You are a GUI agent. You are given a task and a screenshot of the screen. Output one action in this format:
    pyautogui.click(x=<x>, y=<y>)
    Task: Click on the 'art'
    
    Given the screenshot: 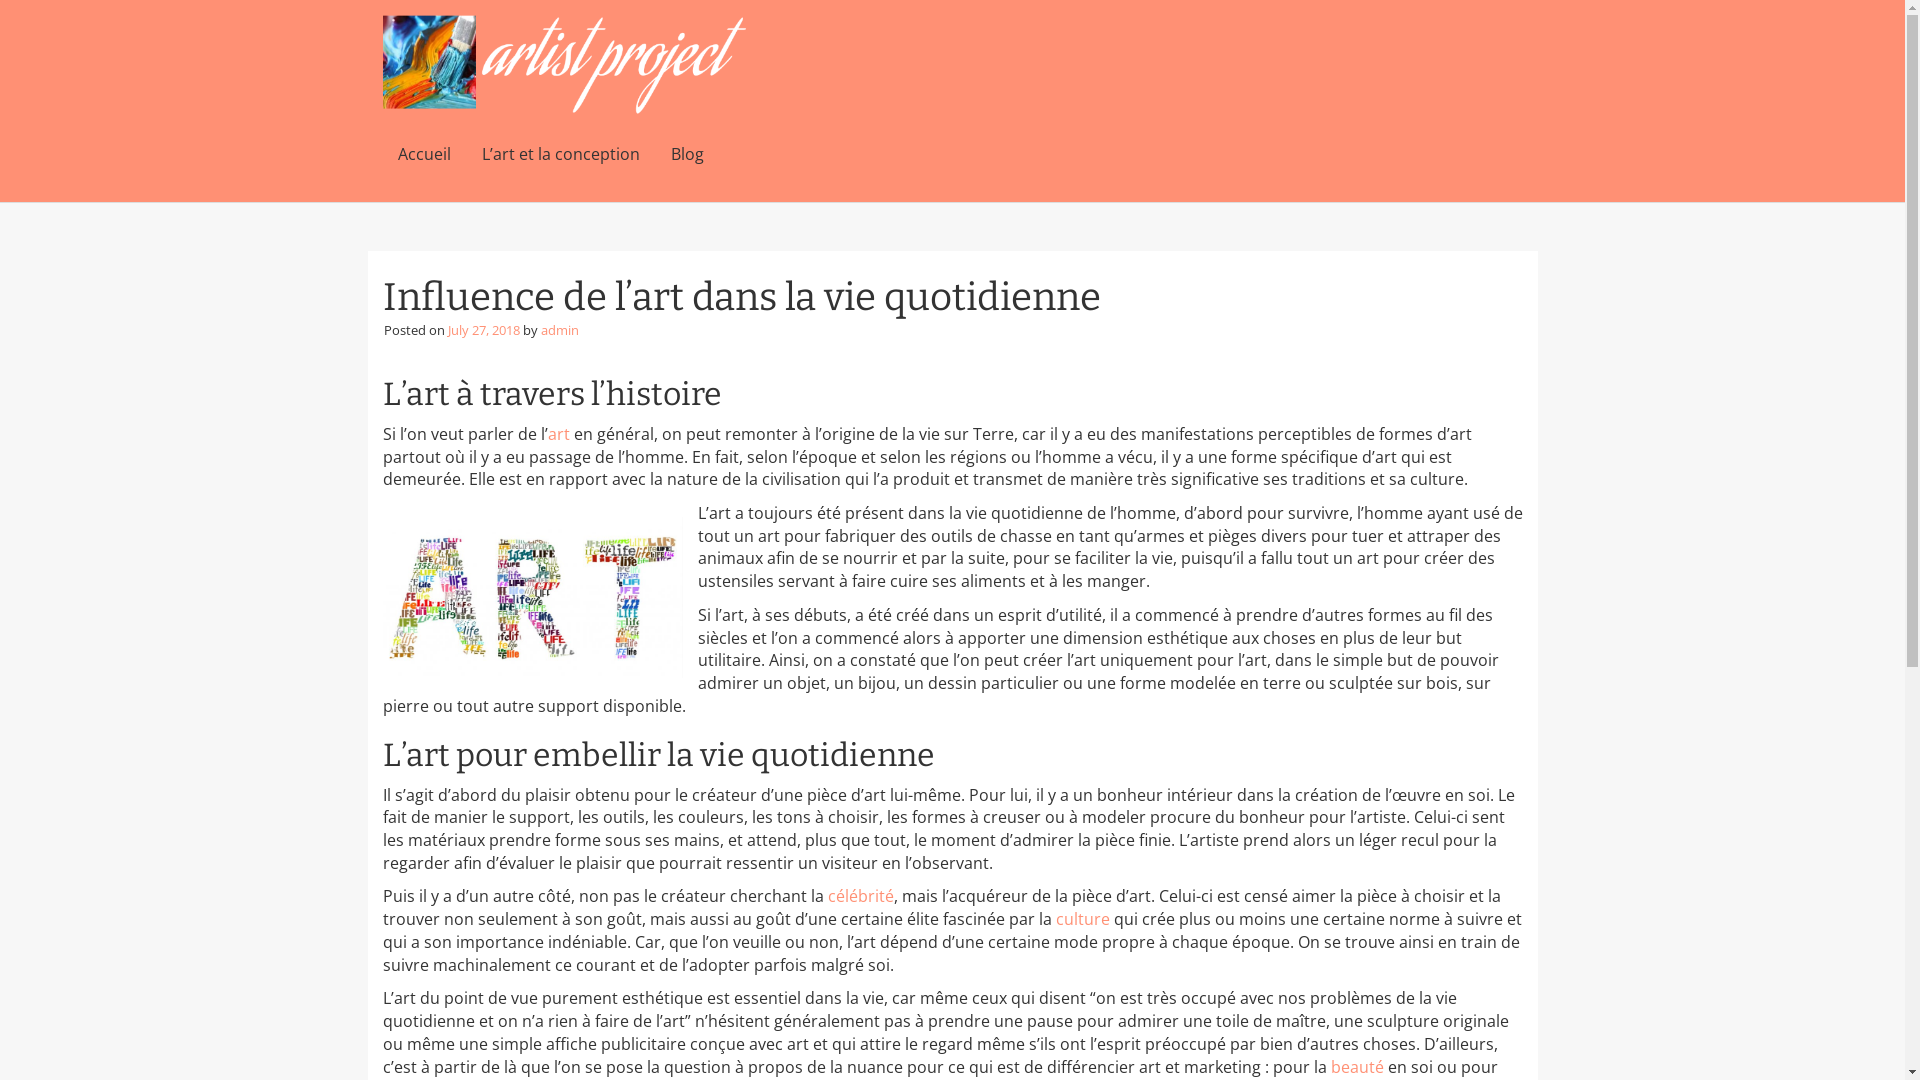 What is the action you would take?
    pyautogui.click(x=558, y=433)
    